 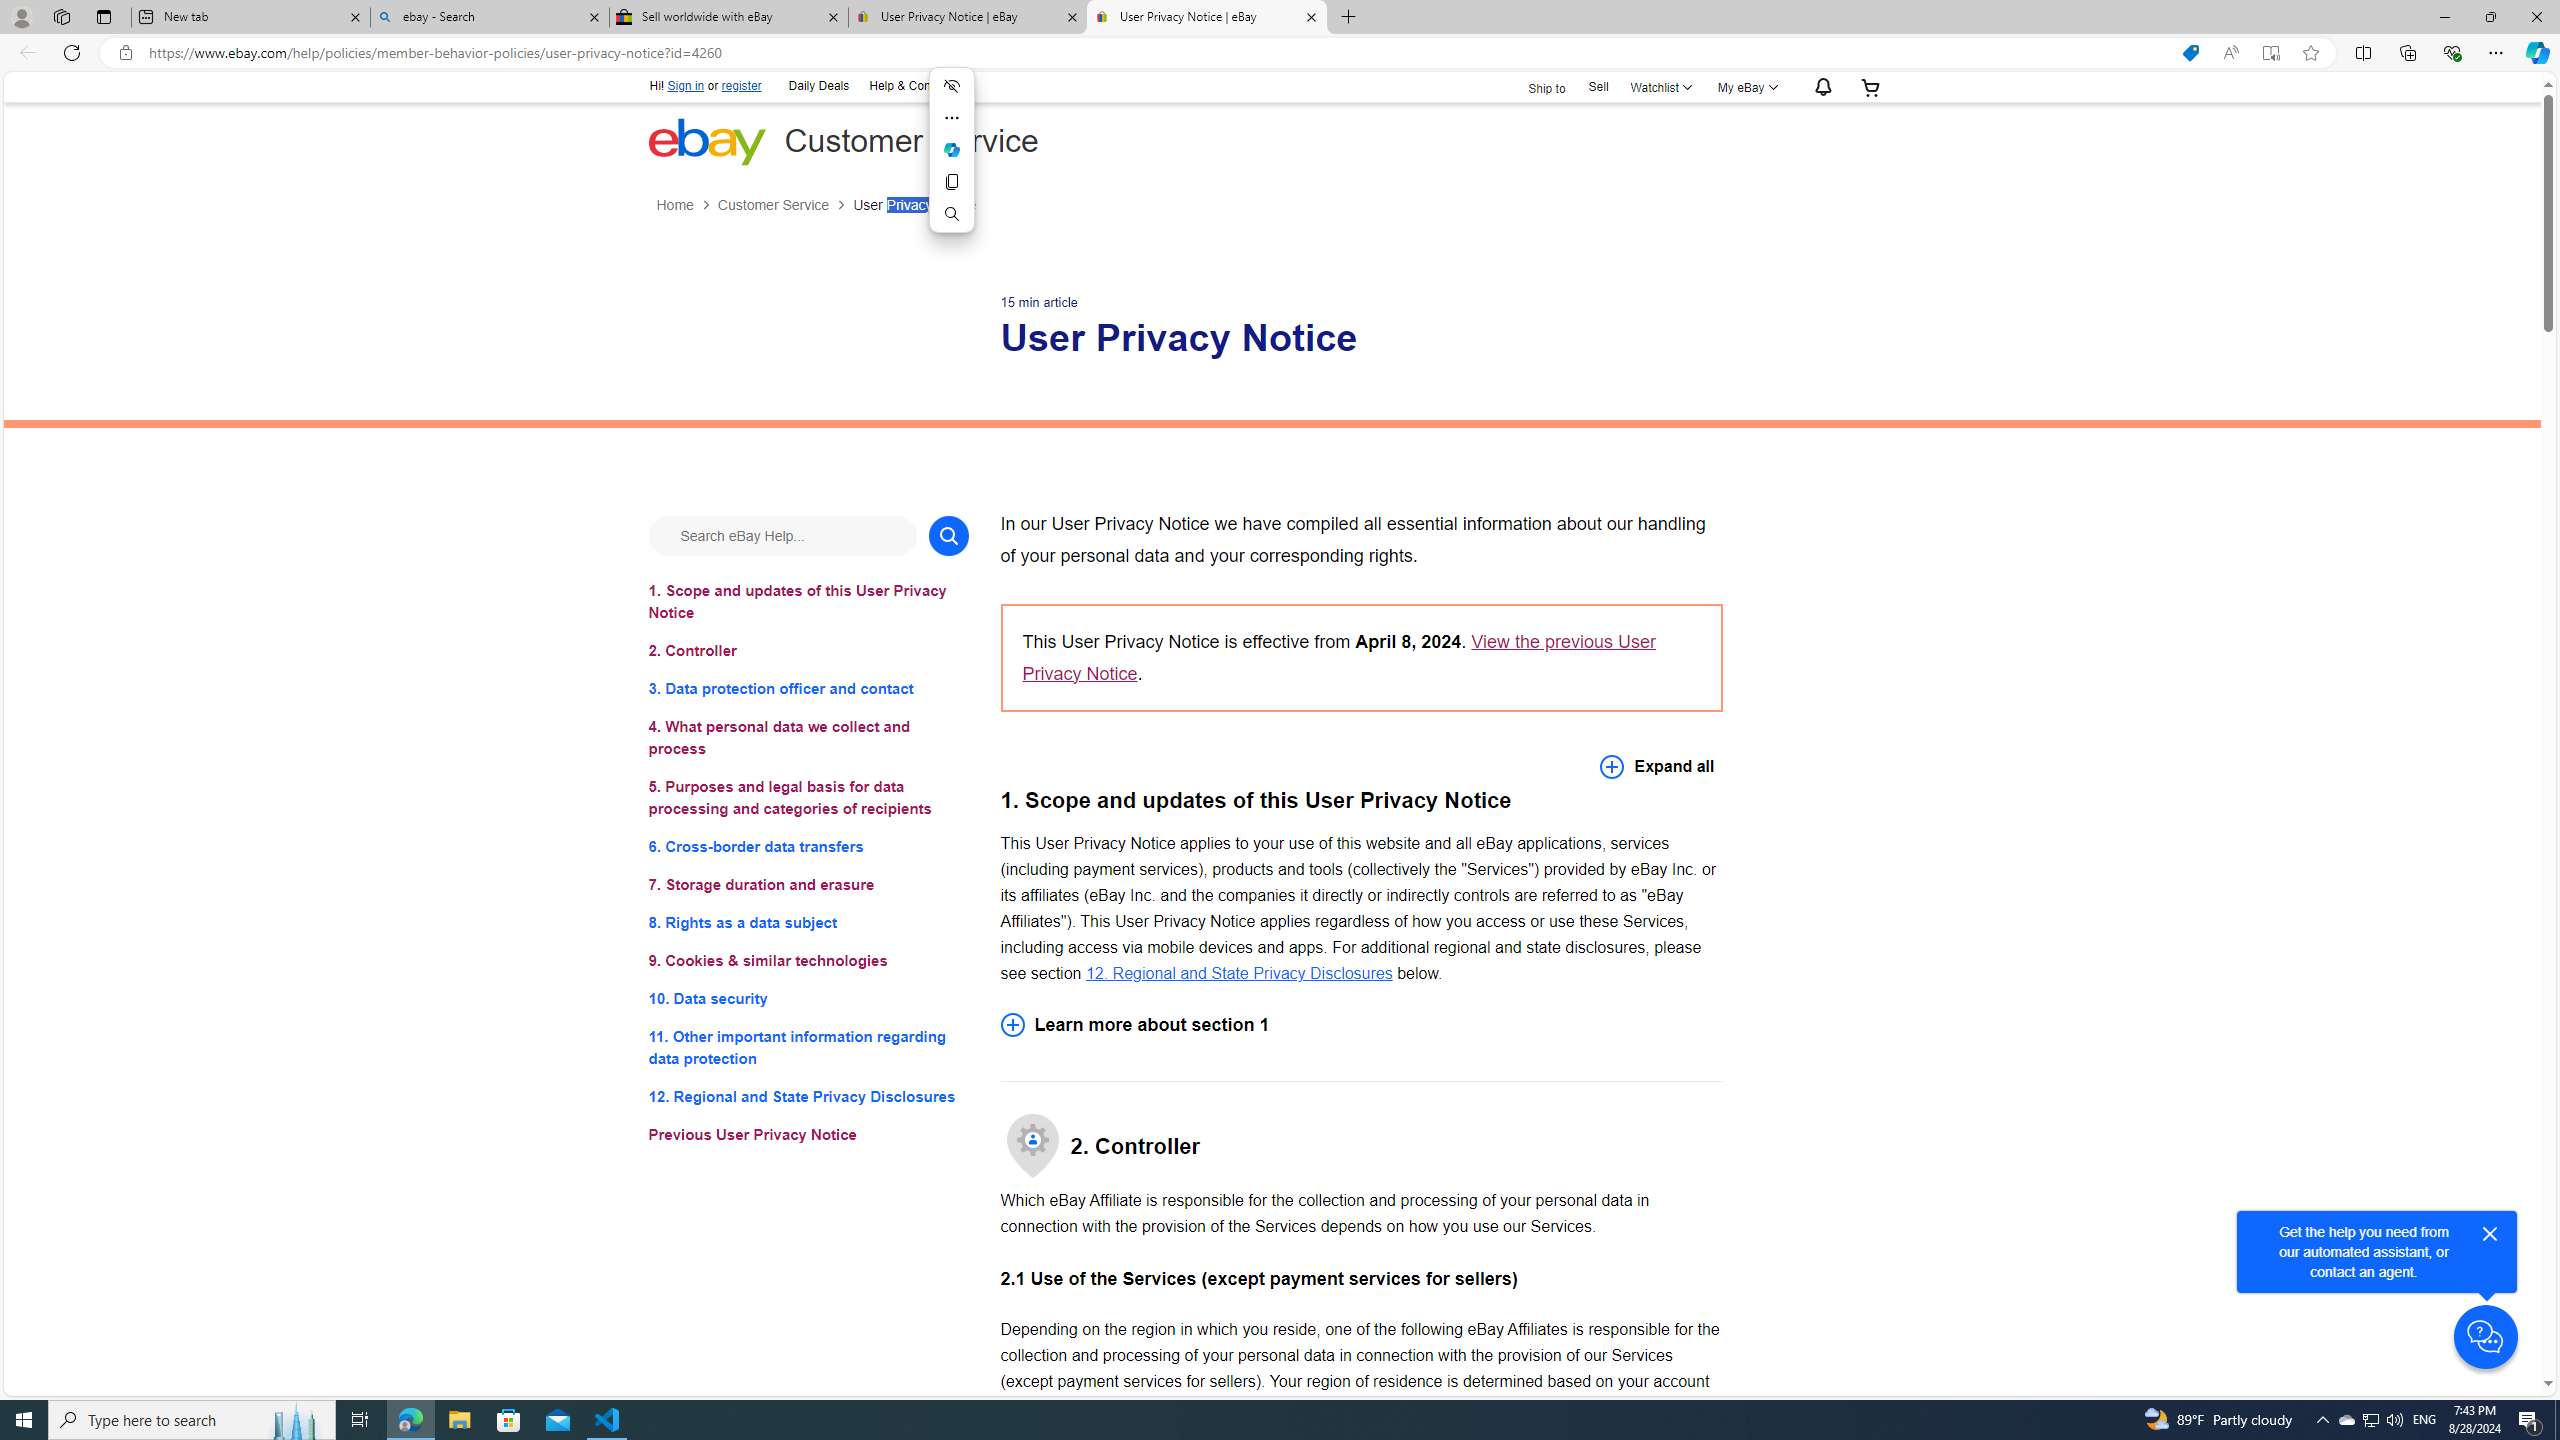 What do you see at coordinates (741, 85) in the screenshot?
I see `'register'` at bounding box center [741, 85].